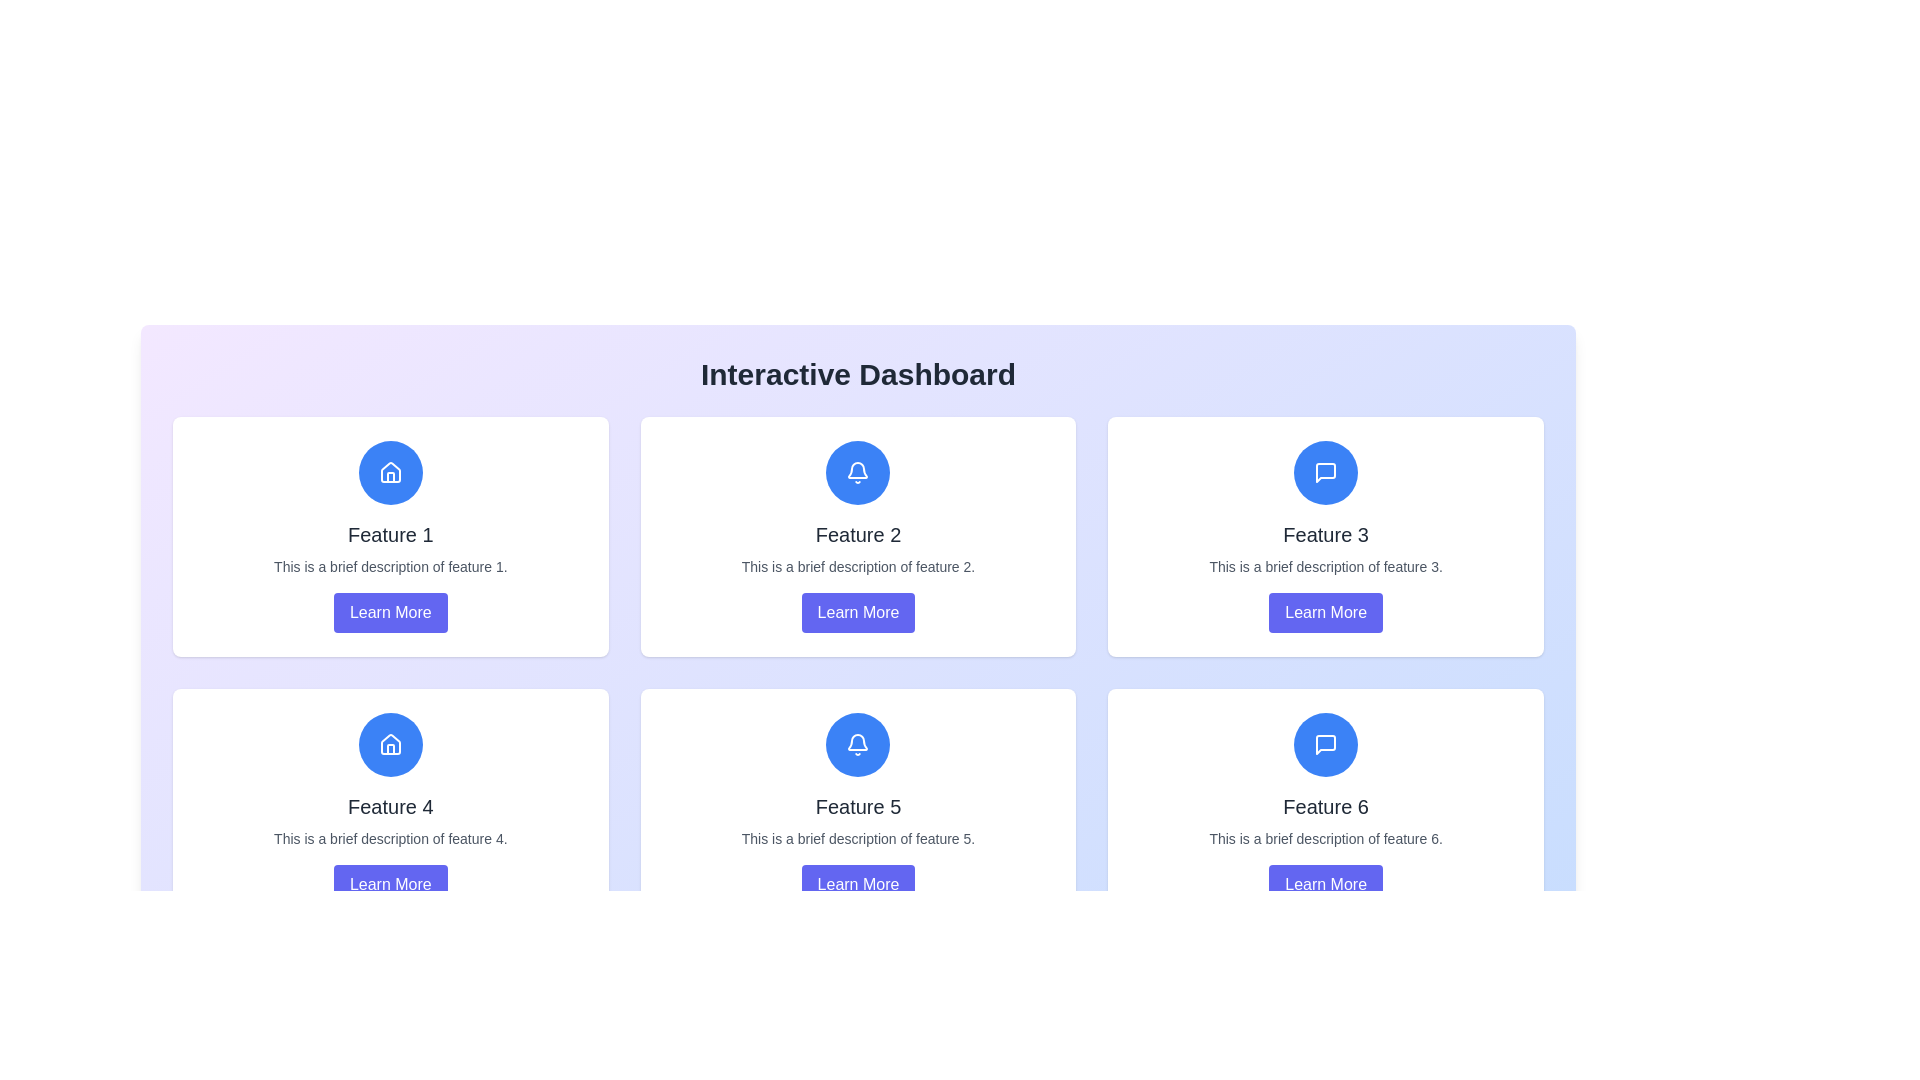  I want to click on the informational text about 'Feature 4' that is positioned below its title and above the 'Learn More' button, so click(390, 839).